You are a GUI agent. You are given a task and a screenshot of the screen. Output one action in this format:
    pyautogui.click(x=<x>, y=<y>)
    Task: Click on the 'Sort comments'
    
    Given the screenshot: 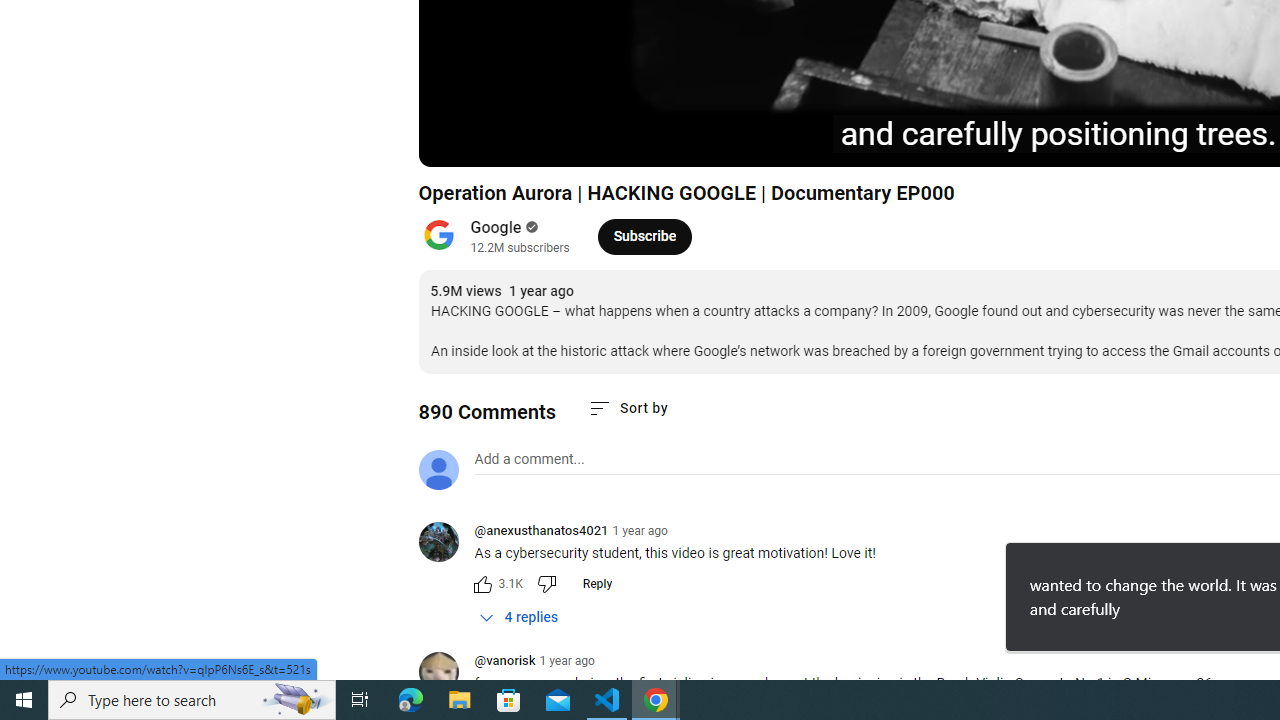 What is the action you would take?
    pyautogui.click(x=626, y=407)
    